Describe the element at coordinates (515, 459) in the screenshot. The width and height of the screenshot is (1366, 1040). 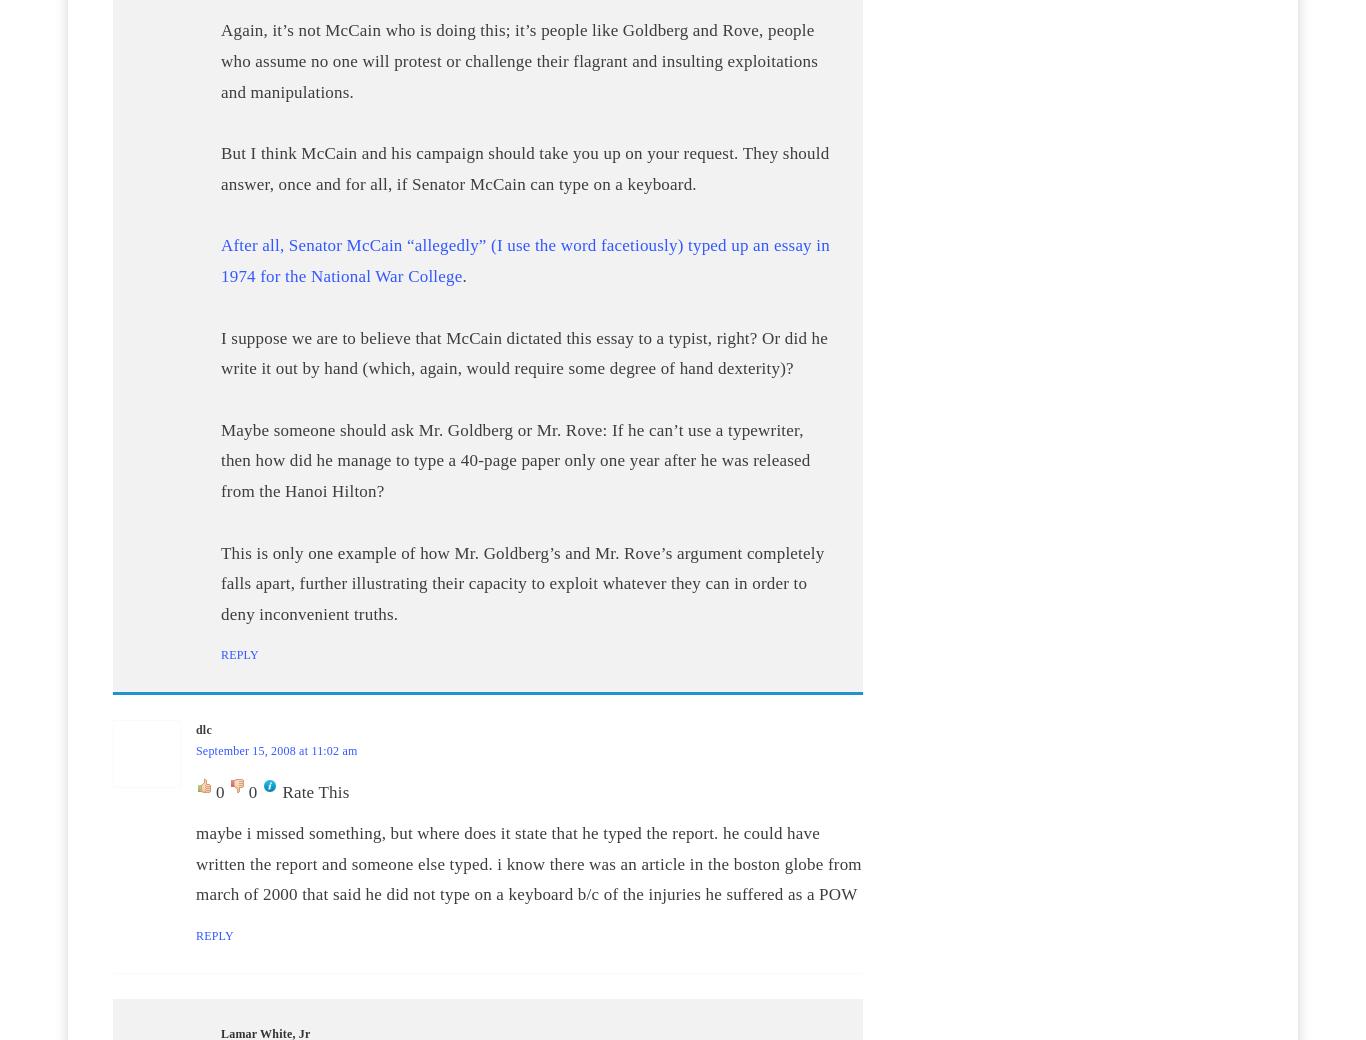
I see `'Maybe someone should ask Mr. Goldberg or Mr. Rove: If he can’t use a typewriter, then how did he manage to type a 40-page paper only one year after he was released from the Hanoi Hilton?'` at that location.